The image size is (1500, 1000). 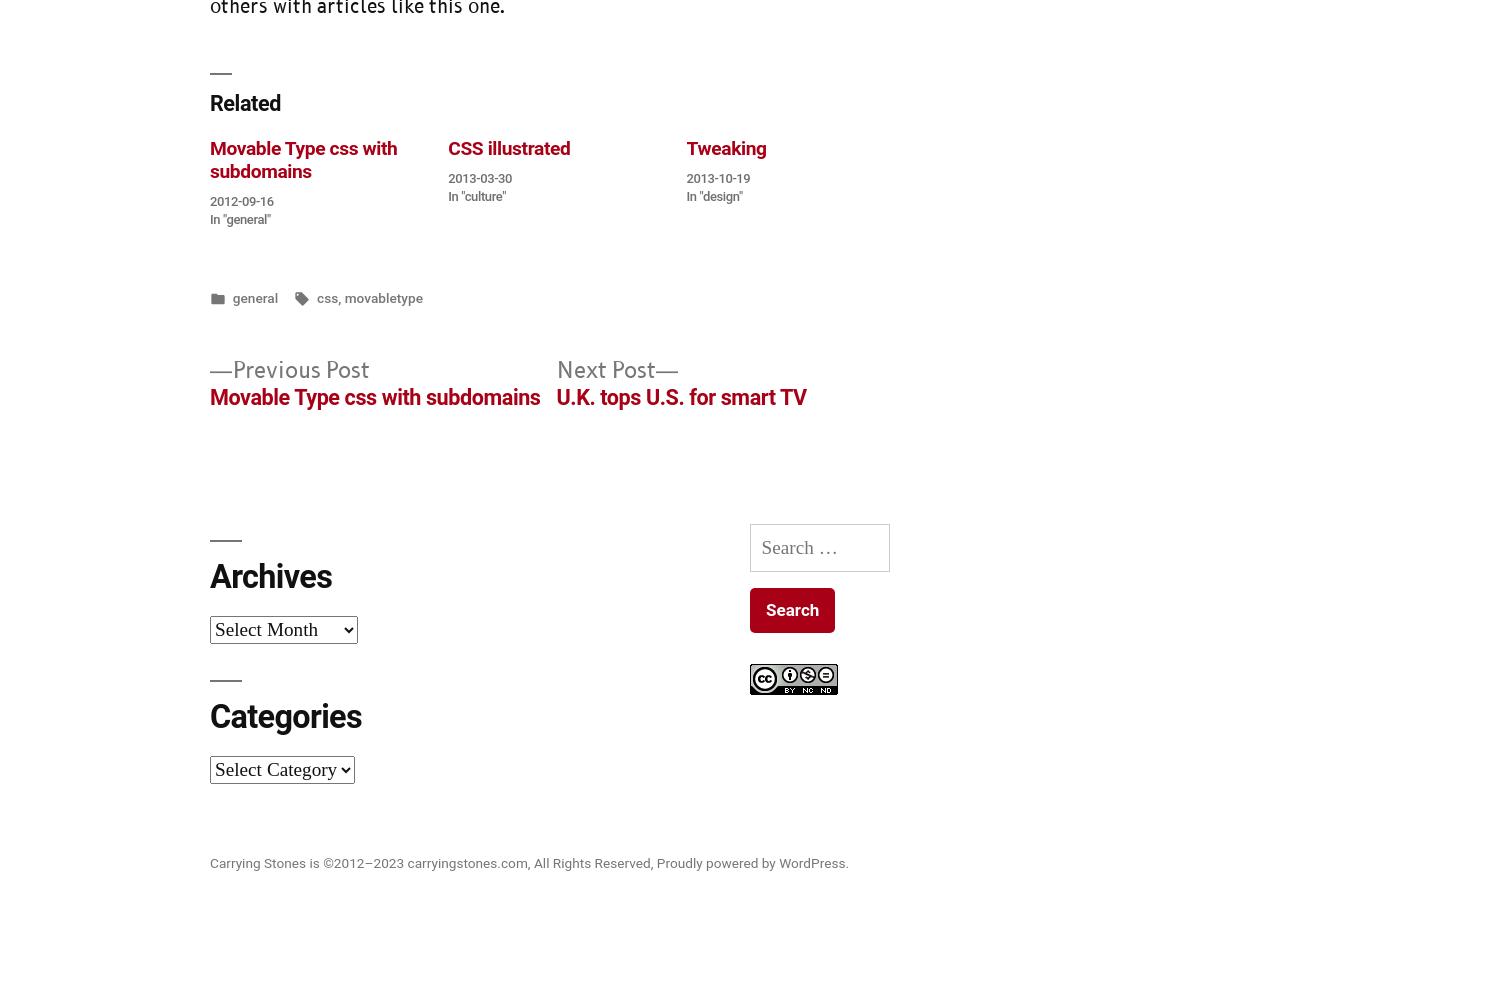 I want to click on 'Proudly powered by WordPress.', so click(x=752, y=862).